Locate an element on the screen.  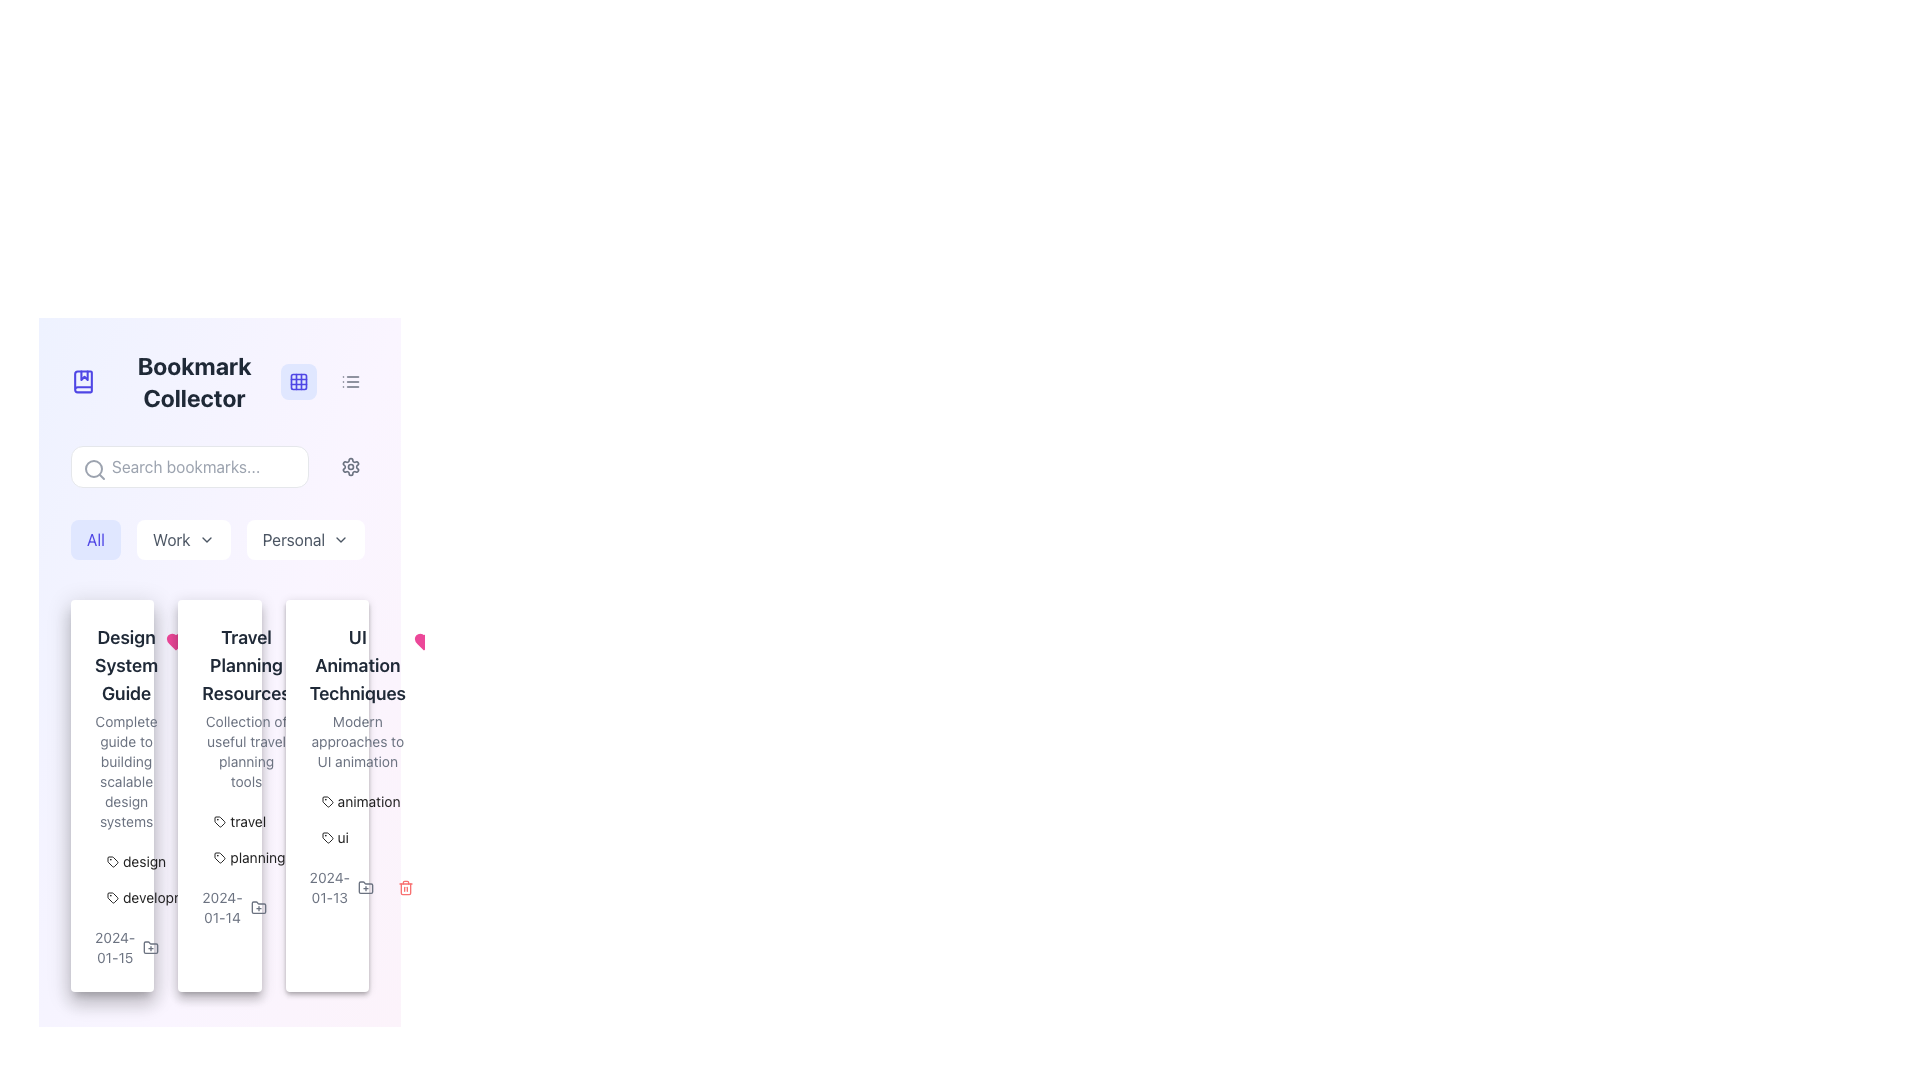
the text display composite located at the top-left corner of the leftmost card in a horizontally scrollable list, which presents information about a guide related to scalable design systems is located at coordinates (111, 728).